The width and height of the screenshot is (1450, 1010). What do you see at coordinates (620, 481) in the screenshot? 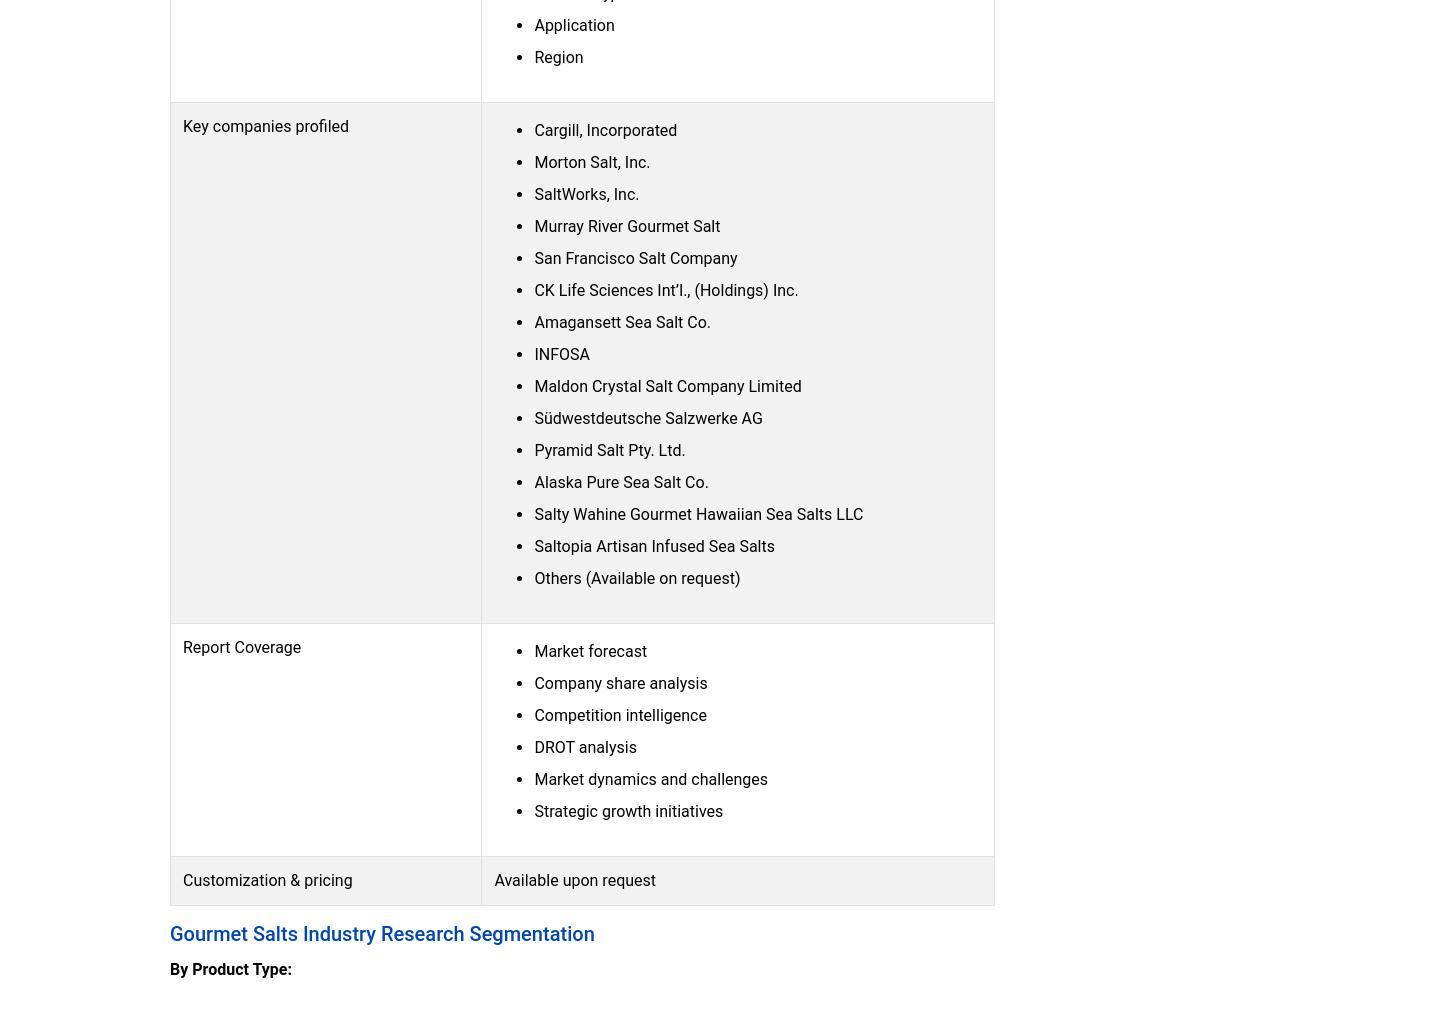
I see `'Alaska Pure Sea Salt Co.'` at bounding box center [620, 481].